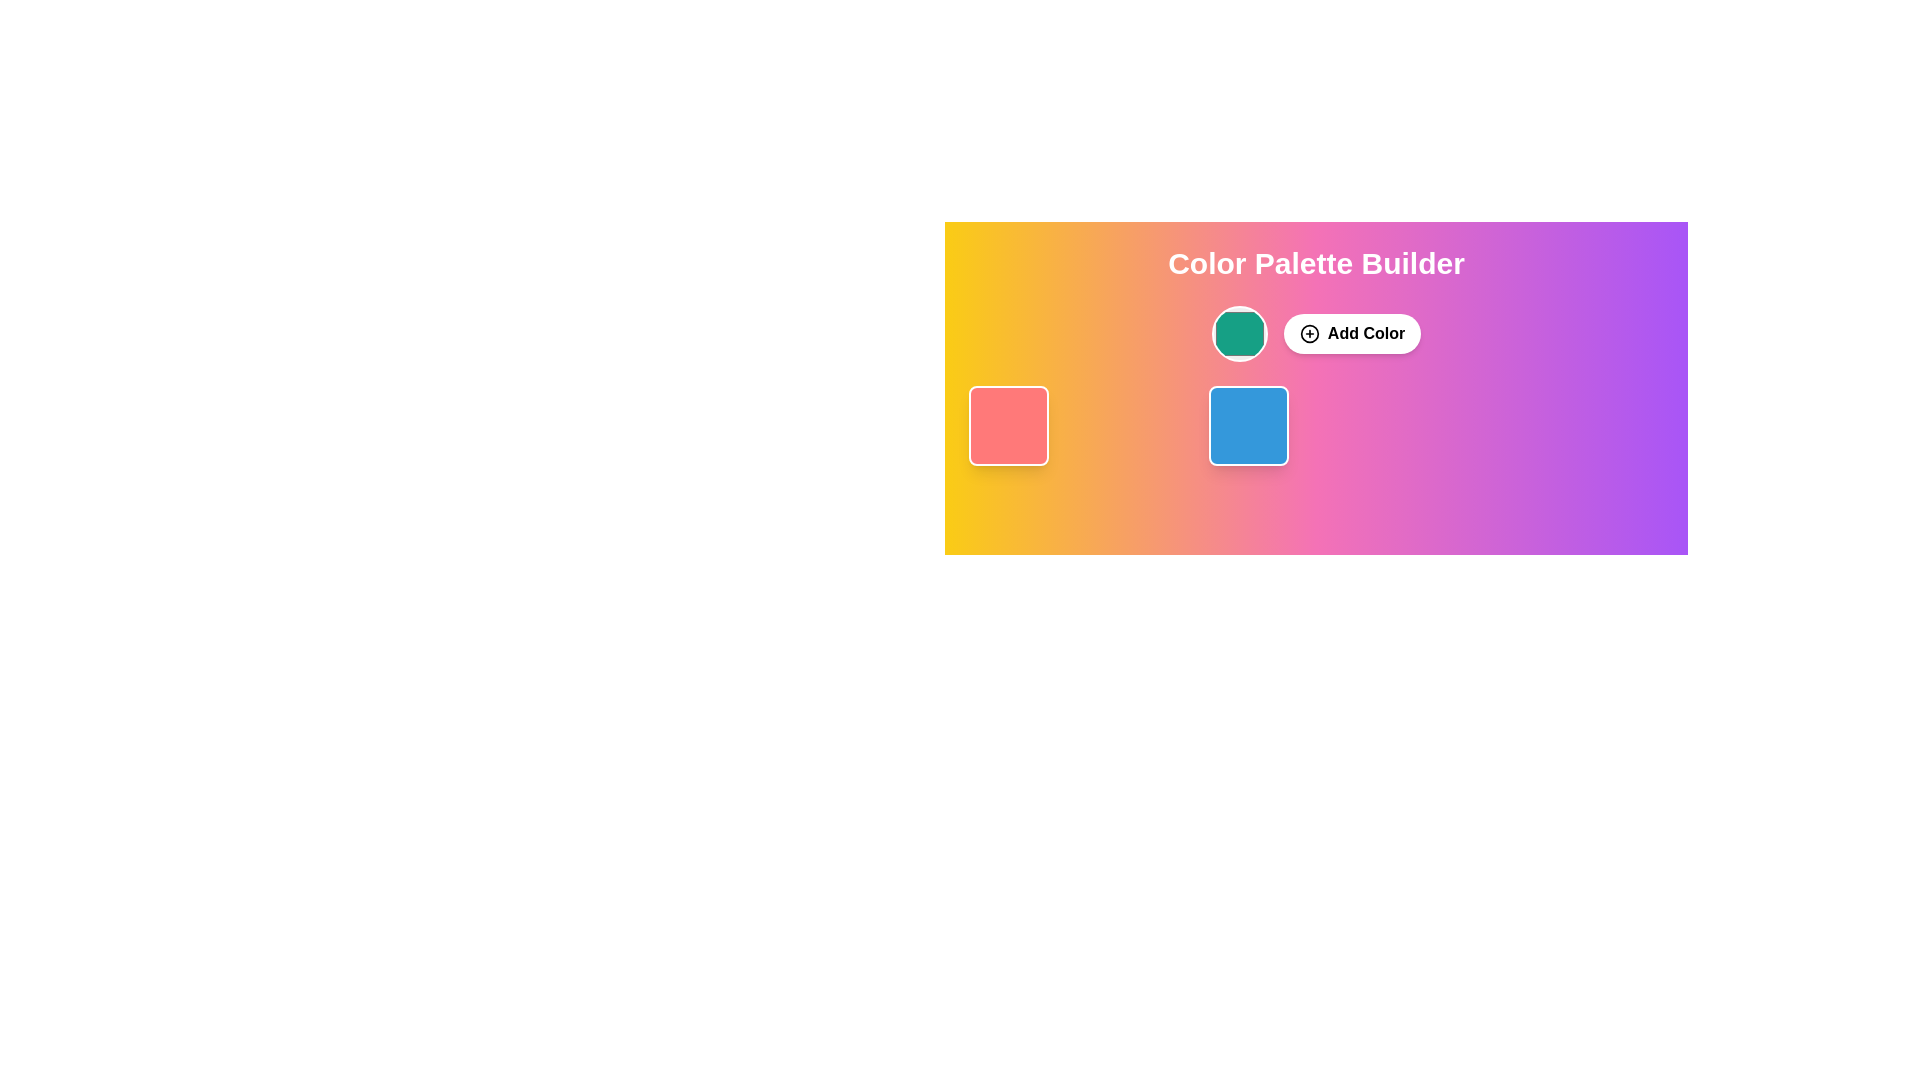 The height and width of the screenshot is (1080, 1920). Describe the element at coordinates (1315, 424) in the screenshot. I see `the second tile in the second row of the color palette grid` at that location.